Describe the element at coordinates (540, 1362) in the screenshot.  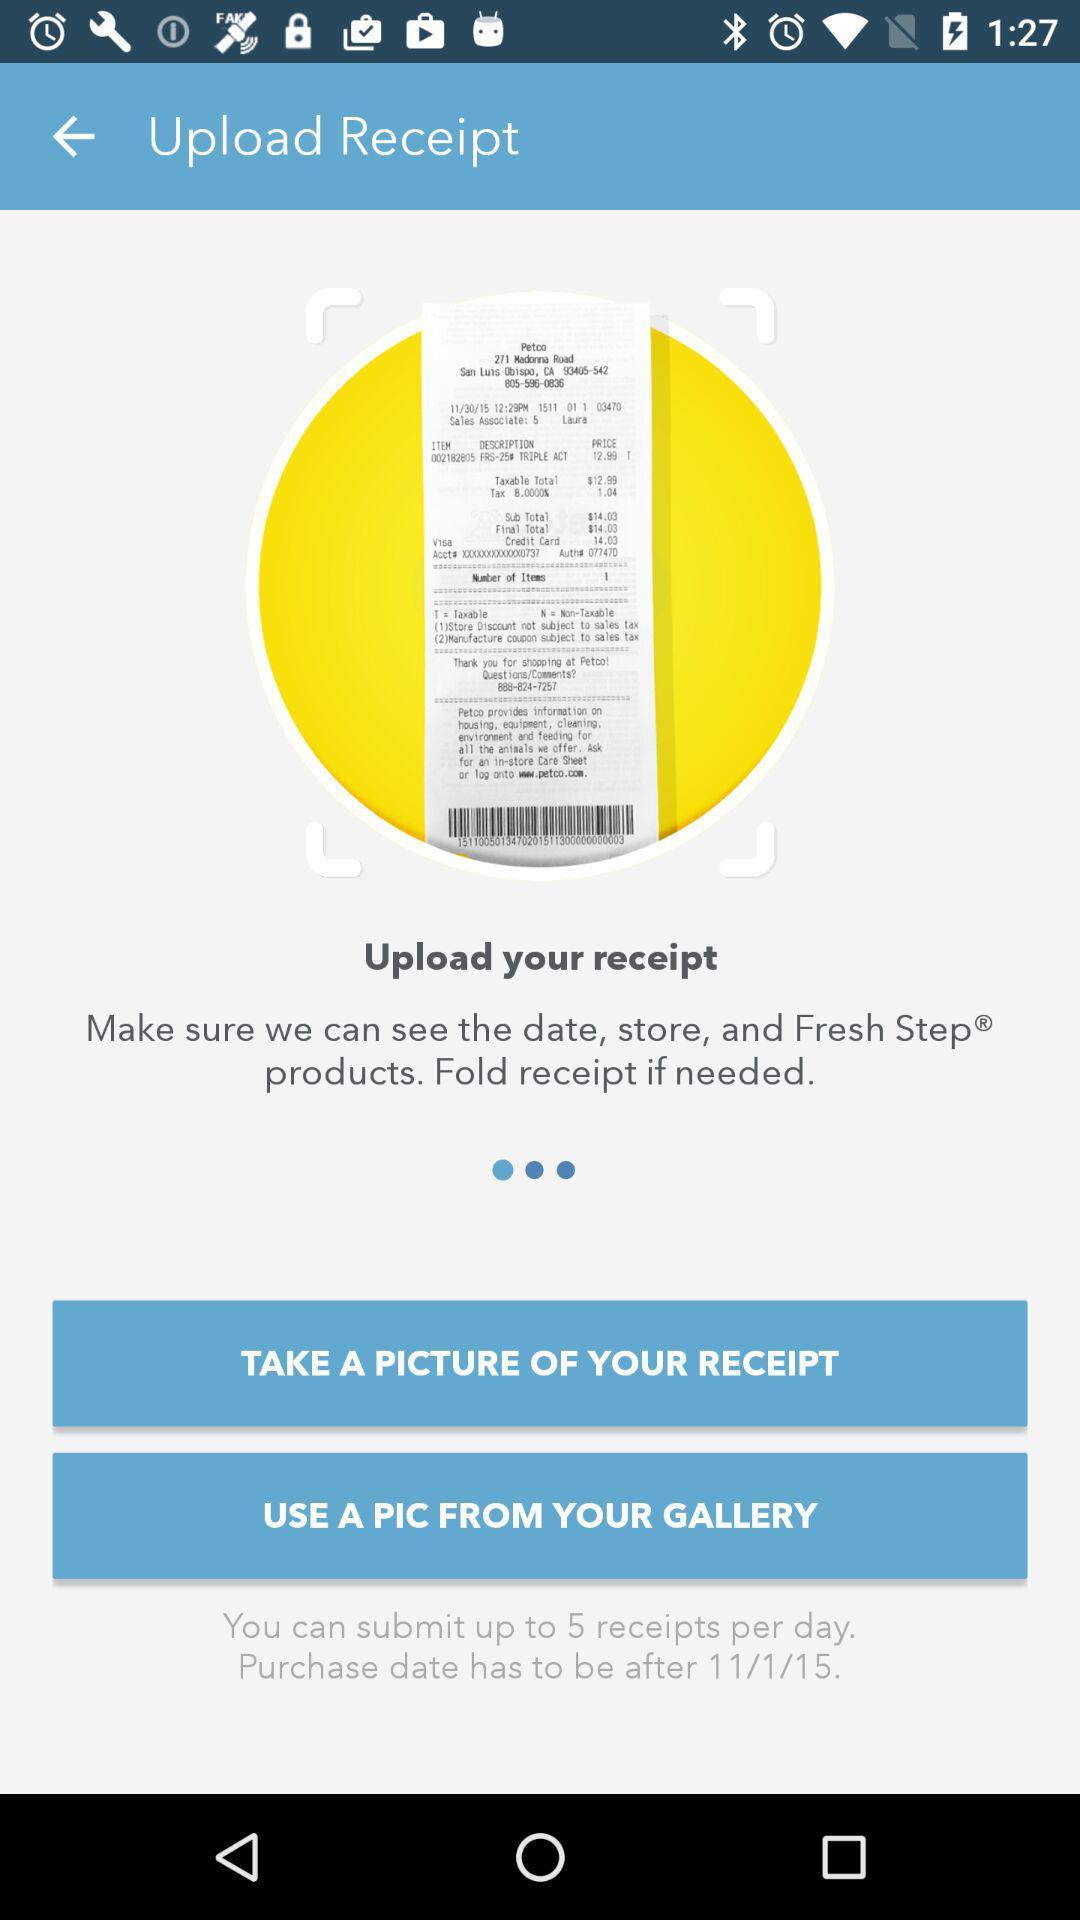
I see `the take a picture` at that location.